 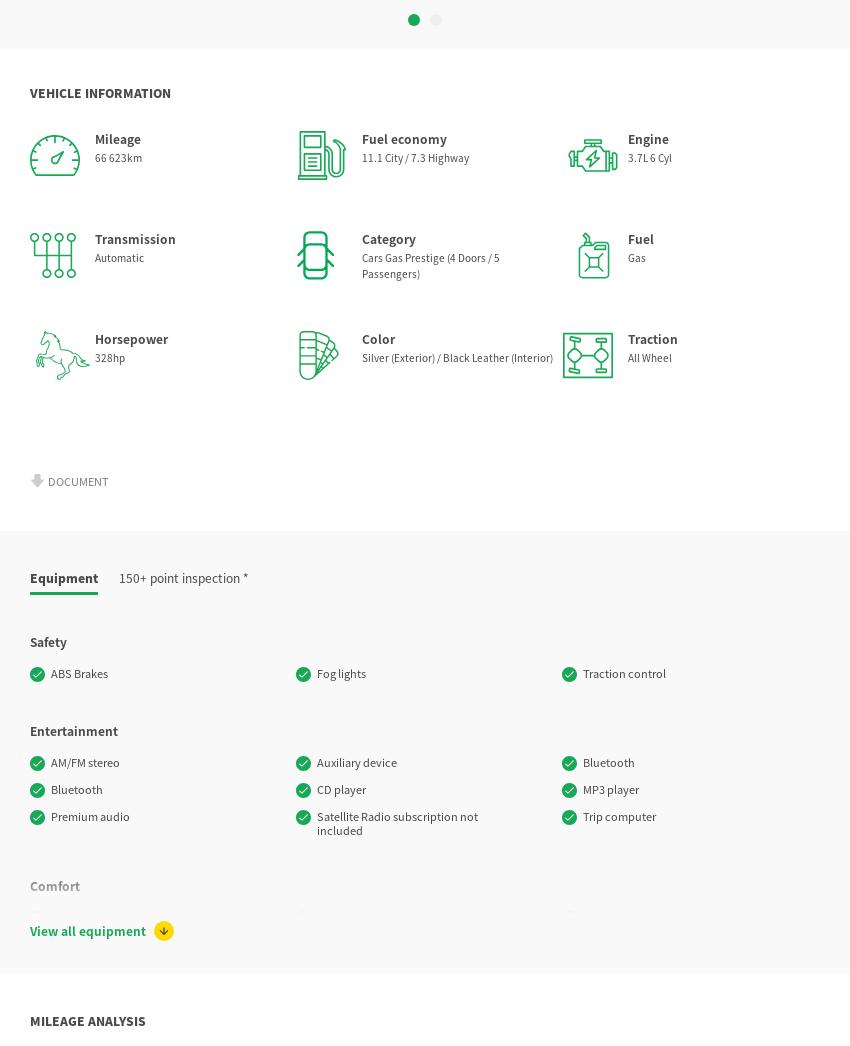 What do you see at coordinates (583, 536) in the screenshot?
I see `'Automatic air control'` at bounding box center [583, 536].